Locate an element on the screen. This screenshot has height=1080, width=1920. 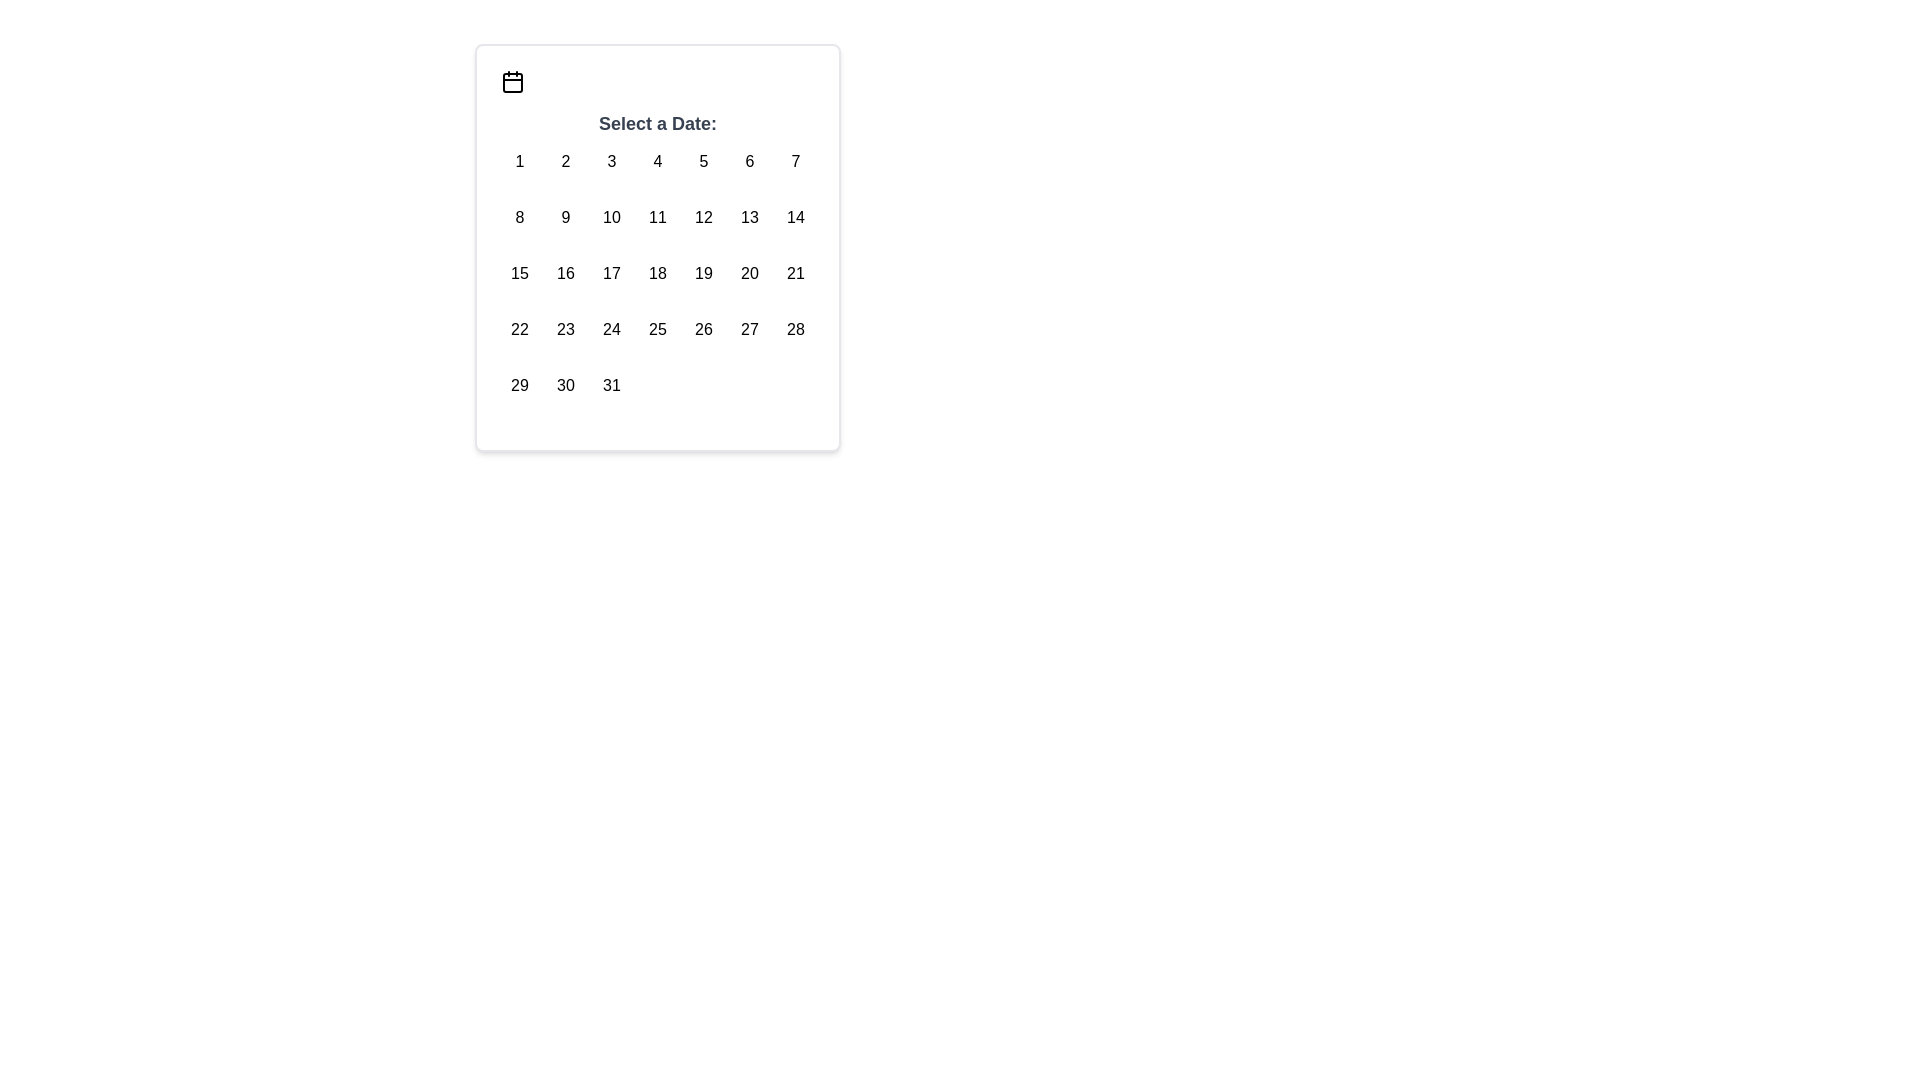
the circular button displaying '30' in the calendar grid, located in the last row and second column, between '29' and '31', for navigation is located at coordinates (565, 385).